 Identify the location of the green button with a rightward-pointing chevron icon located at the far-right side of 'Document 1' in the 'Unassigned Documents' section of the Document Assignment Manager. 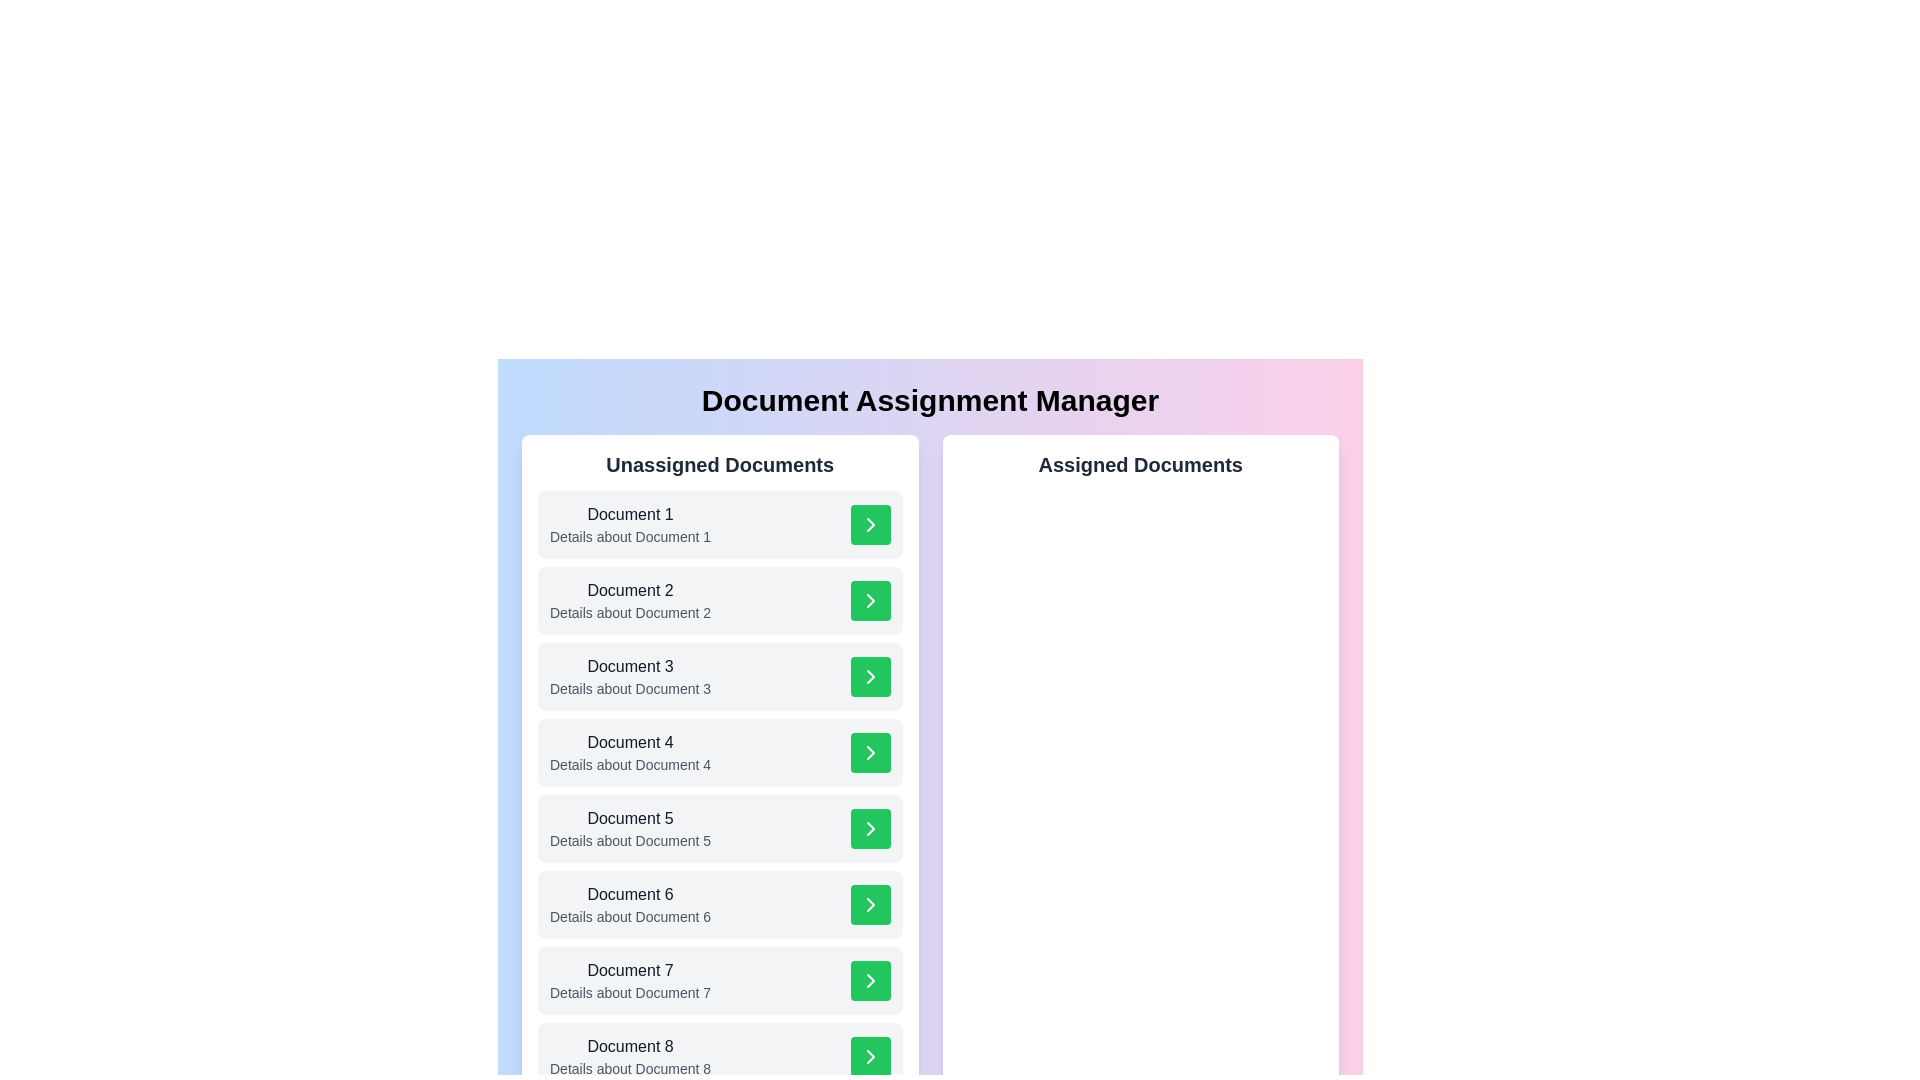
(870, 523).